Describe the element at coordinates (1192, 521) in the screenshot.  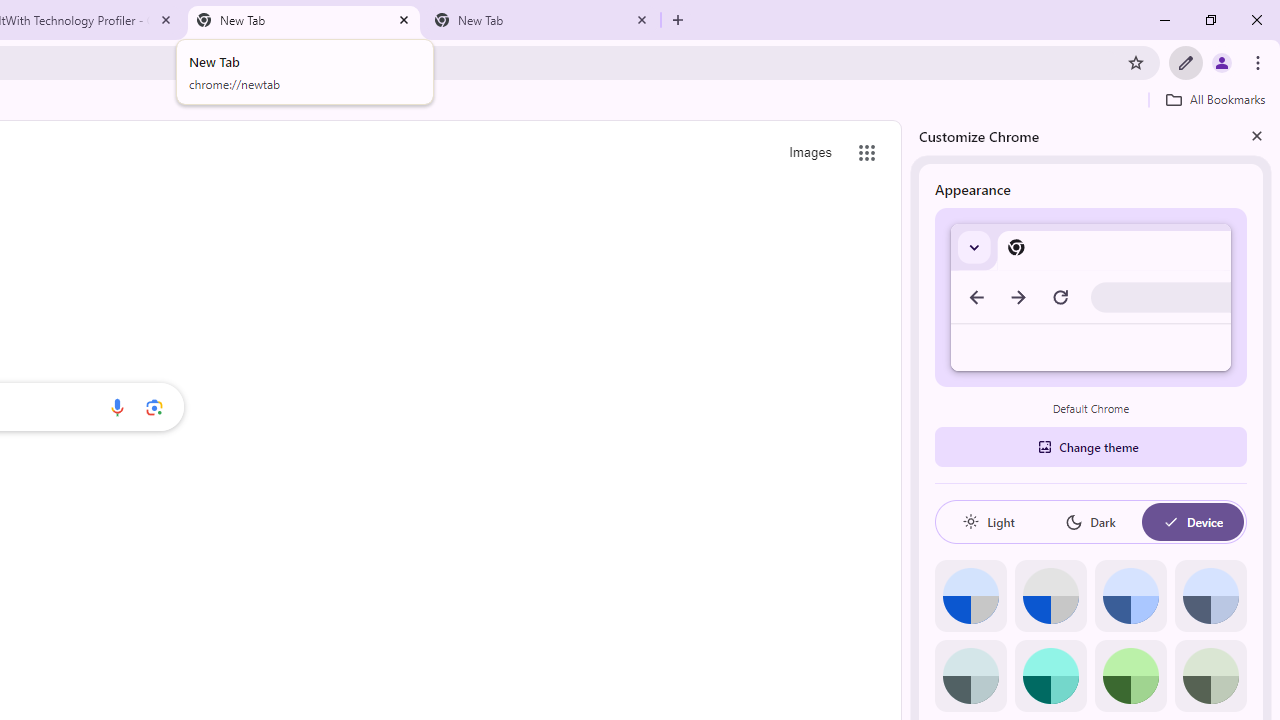
I see `'Device'` at that location.